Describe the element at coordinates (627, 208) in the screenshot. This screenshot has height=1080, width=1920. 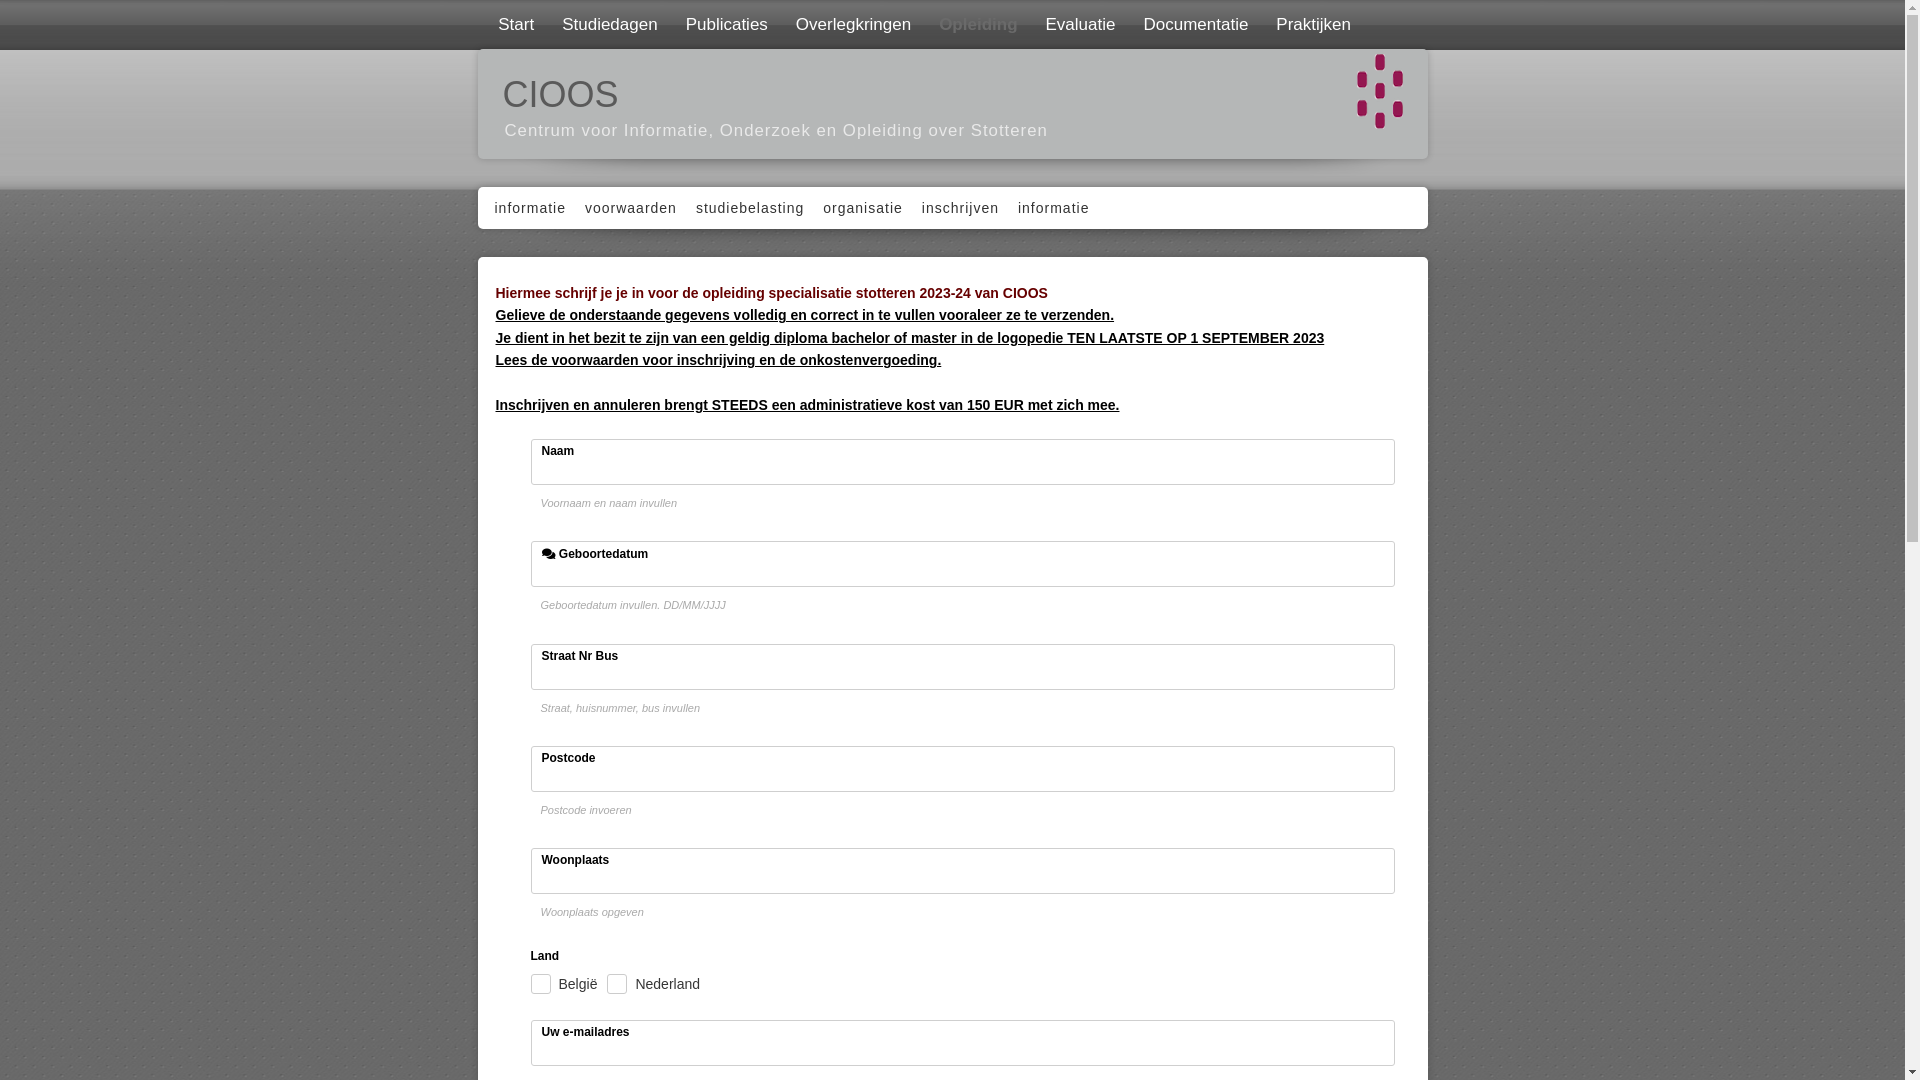
I see `'voorwaarden'` at that location.